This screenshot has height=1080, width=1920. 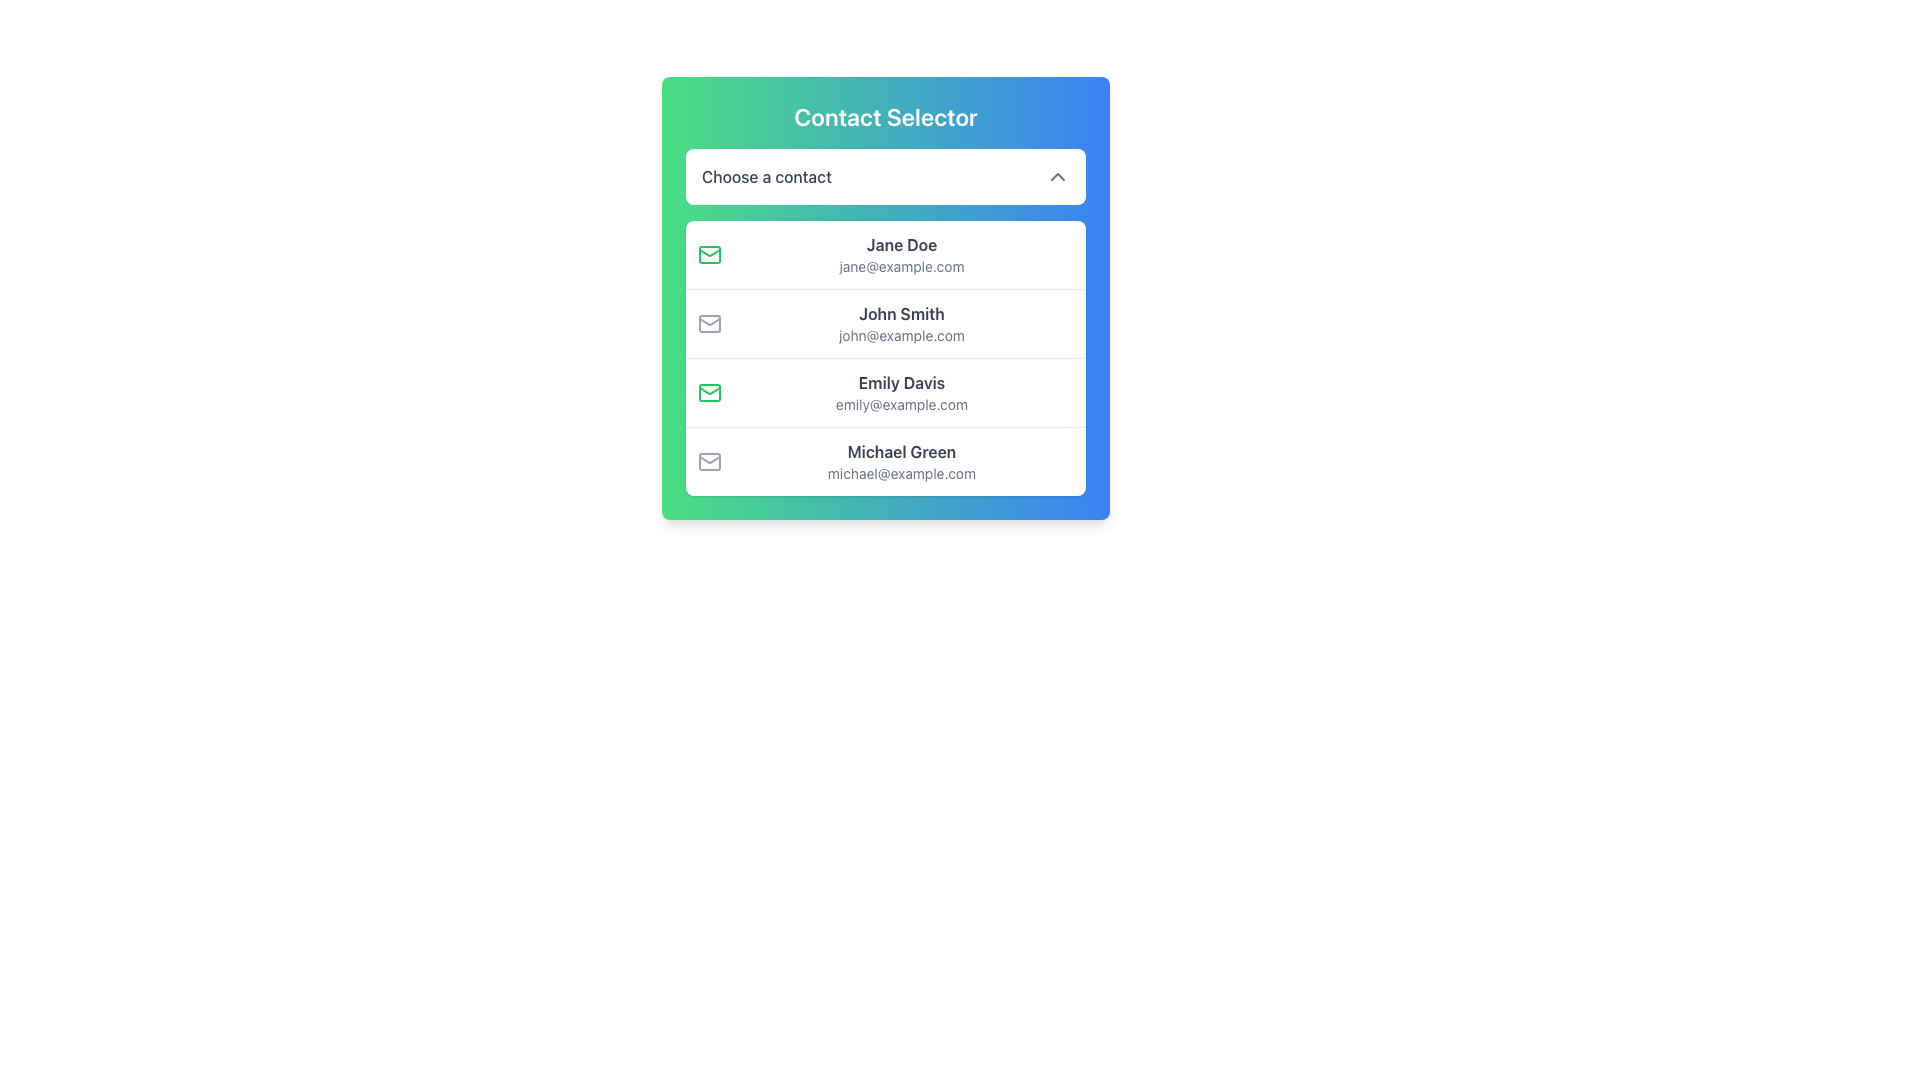 I want to click on the email icon associated with the contact 'Jane Doe', which is visually indicated by a green color and positioned to the left of the name and email address, so click(x=710, y=253).